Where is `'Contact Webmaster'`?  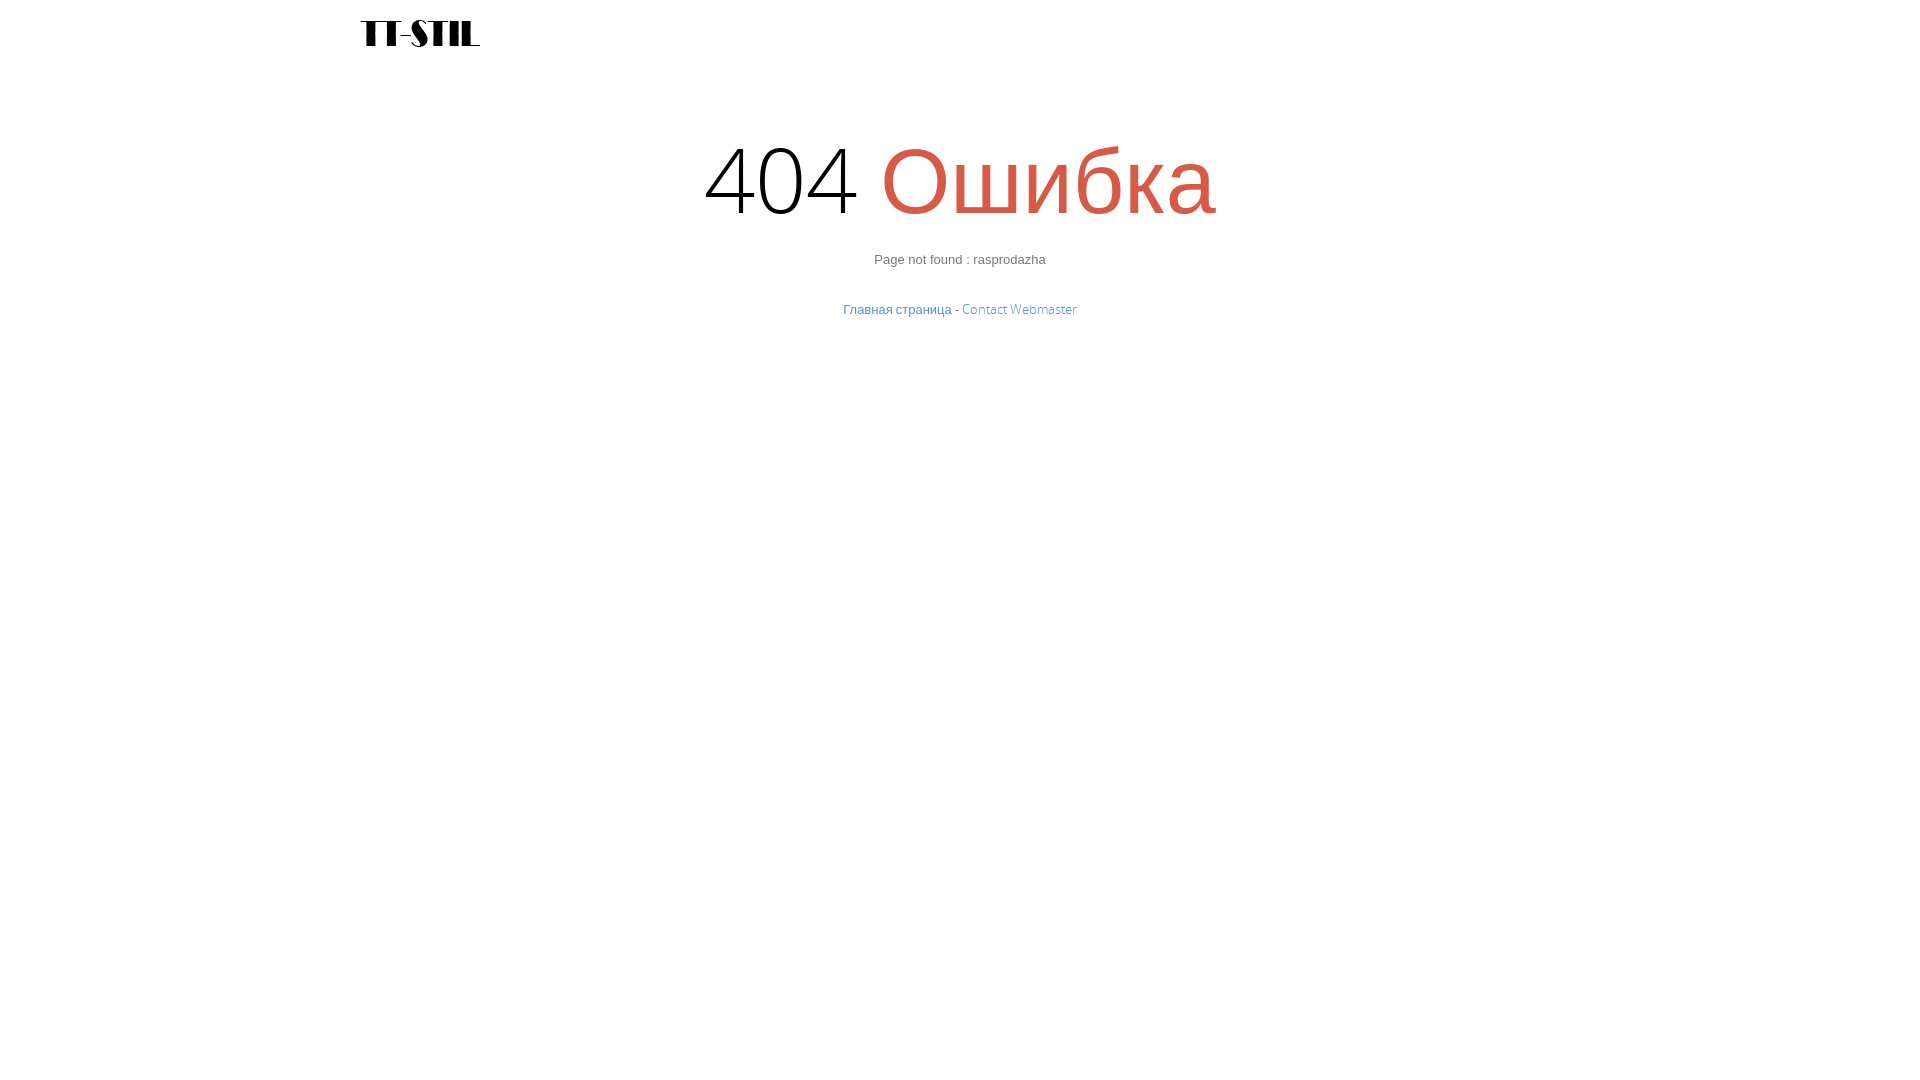 'Contact Webmaster' is located at coordinates (961, 308).